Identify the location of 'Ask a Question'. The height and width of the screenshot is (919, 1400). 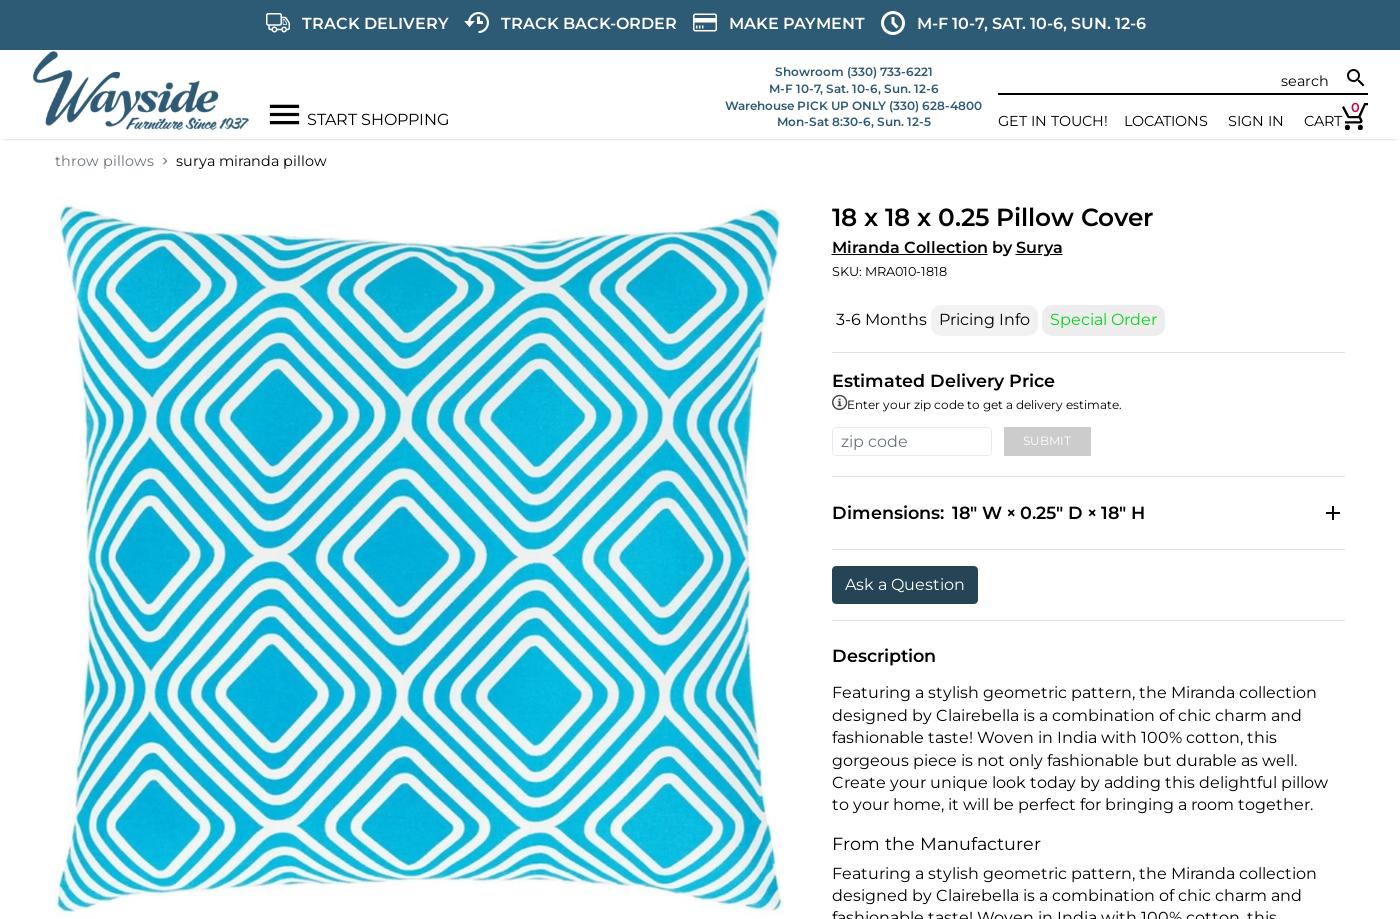
(903, 584).